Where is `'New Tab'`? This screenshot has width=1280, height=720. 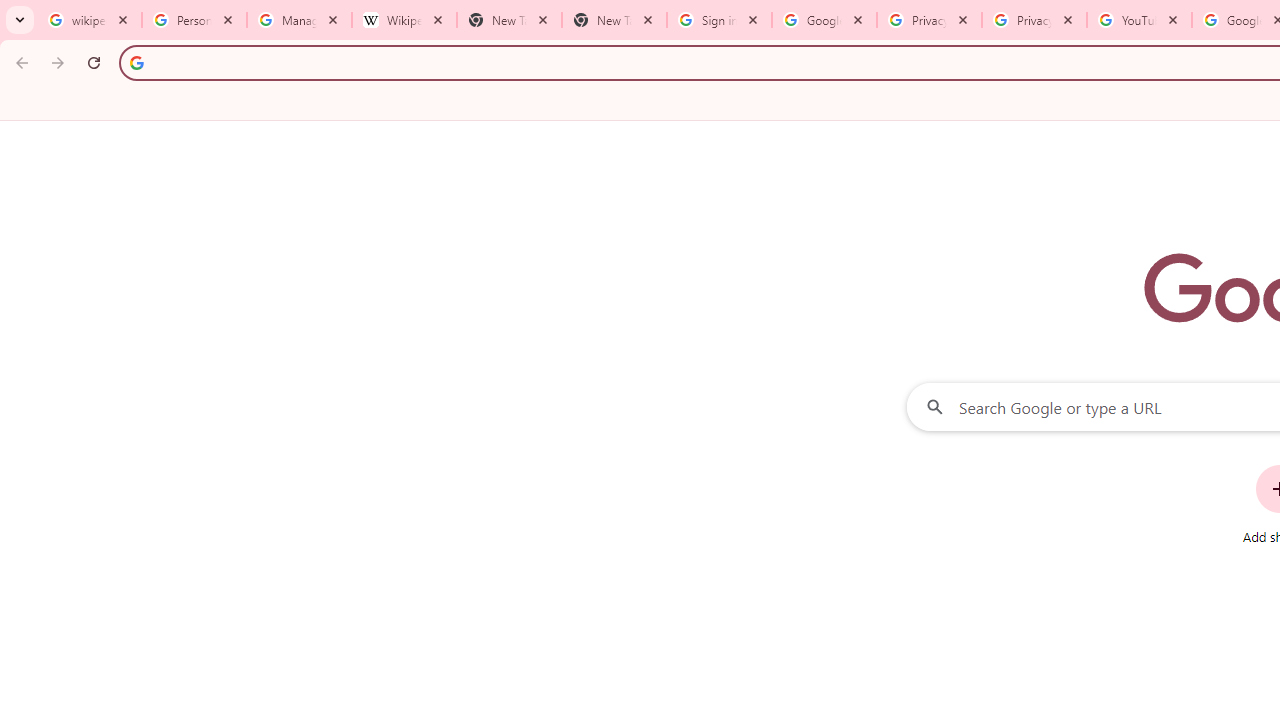
'New Tab' is located at coordinates (613, 20).